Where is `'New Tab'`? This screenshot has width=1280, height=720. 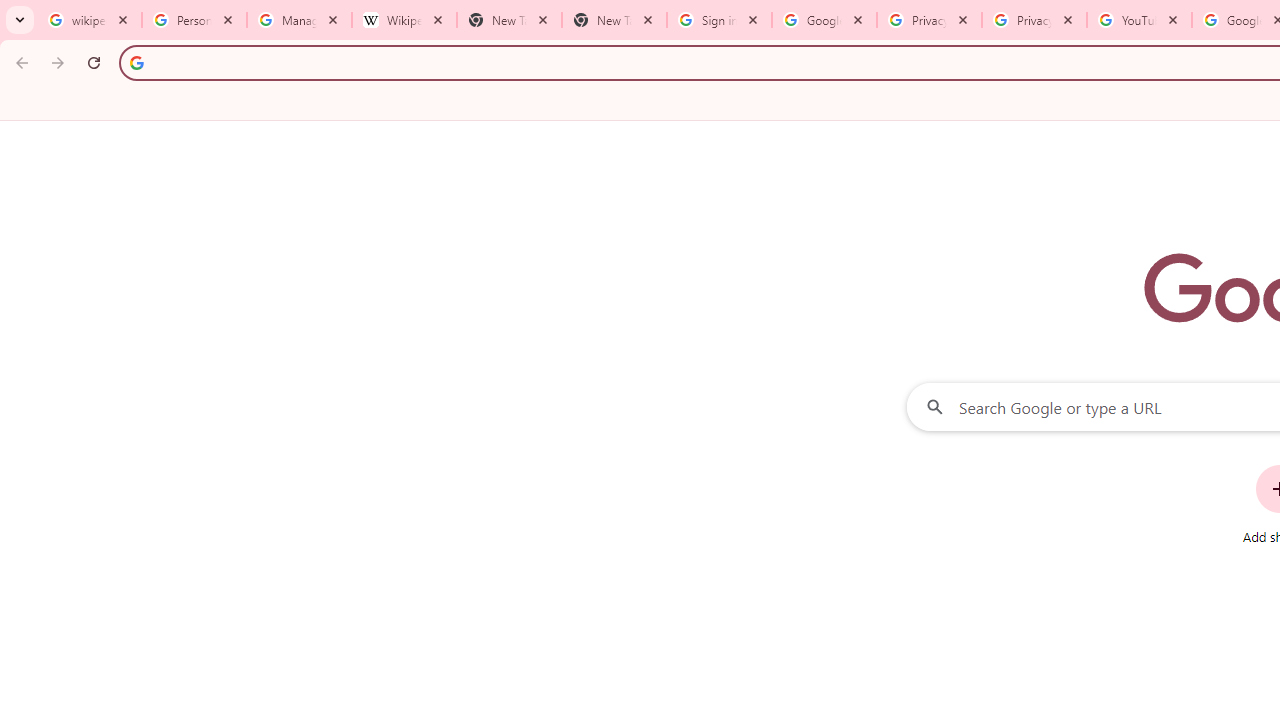
'New Tab' is located at coordinates (613, 20).